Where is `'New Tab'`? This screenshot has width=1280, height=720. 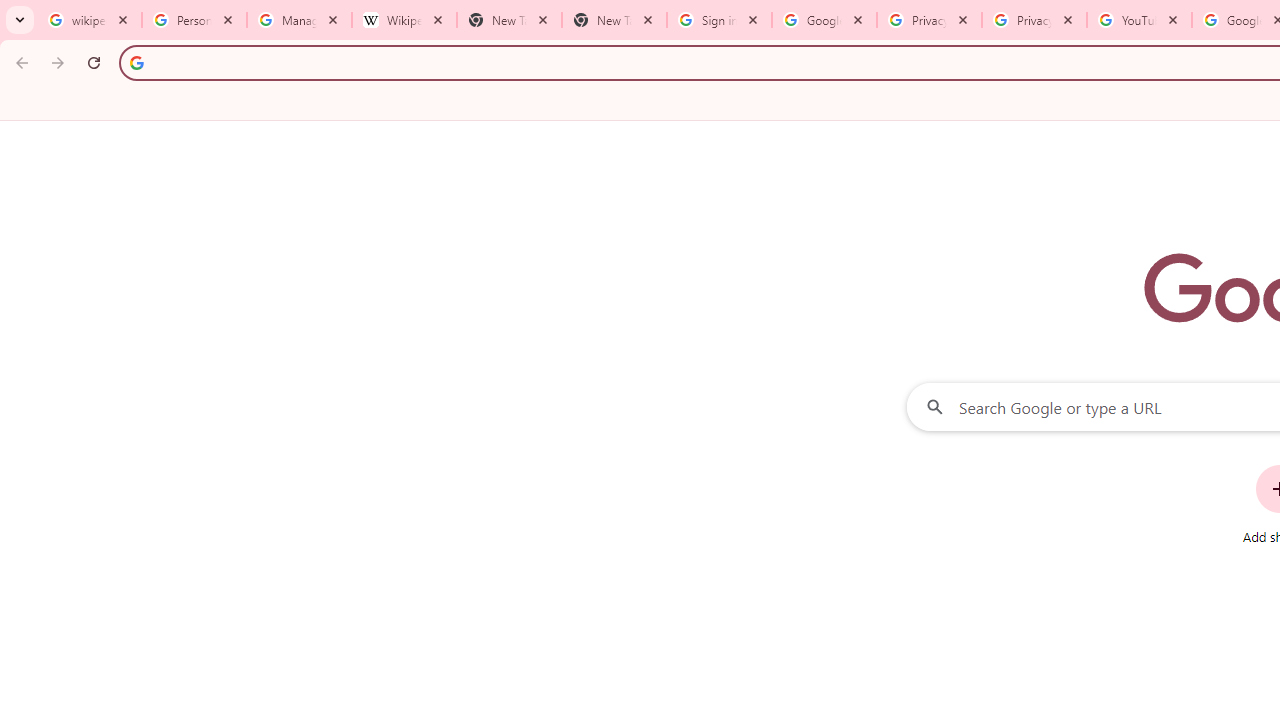
'New Tab' is located at coordinates (613, 20).